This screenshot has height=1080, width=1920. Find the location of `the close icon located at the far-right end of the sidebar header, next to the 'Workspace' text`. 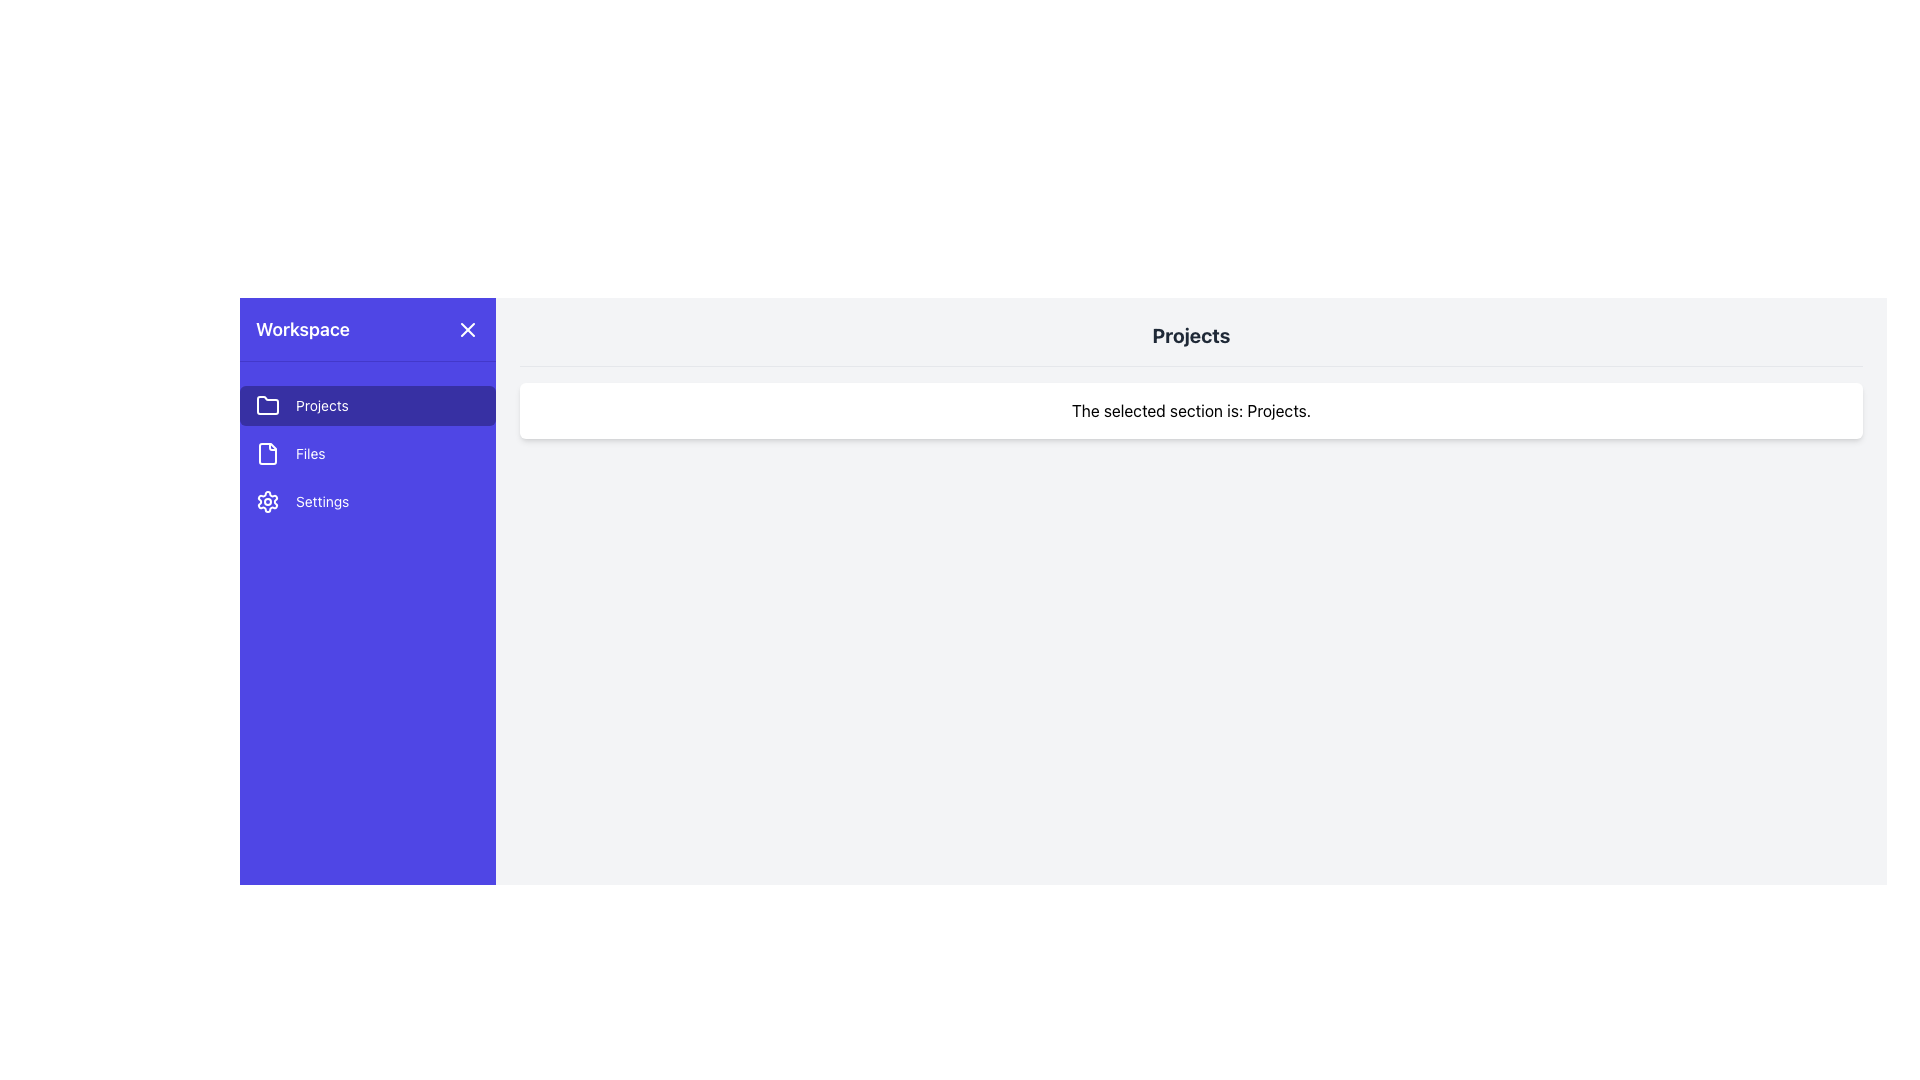

the close icon located at the far-right end of the sidebar header, next to the 'Workspace' text is located at coordinates (466, 327).